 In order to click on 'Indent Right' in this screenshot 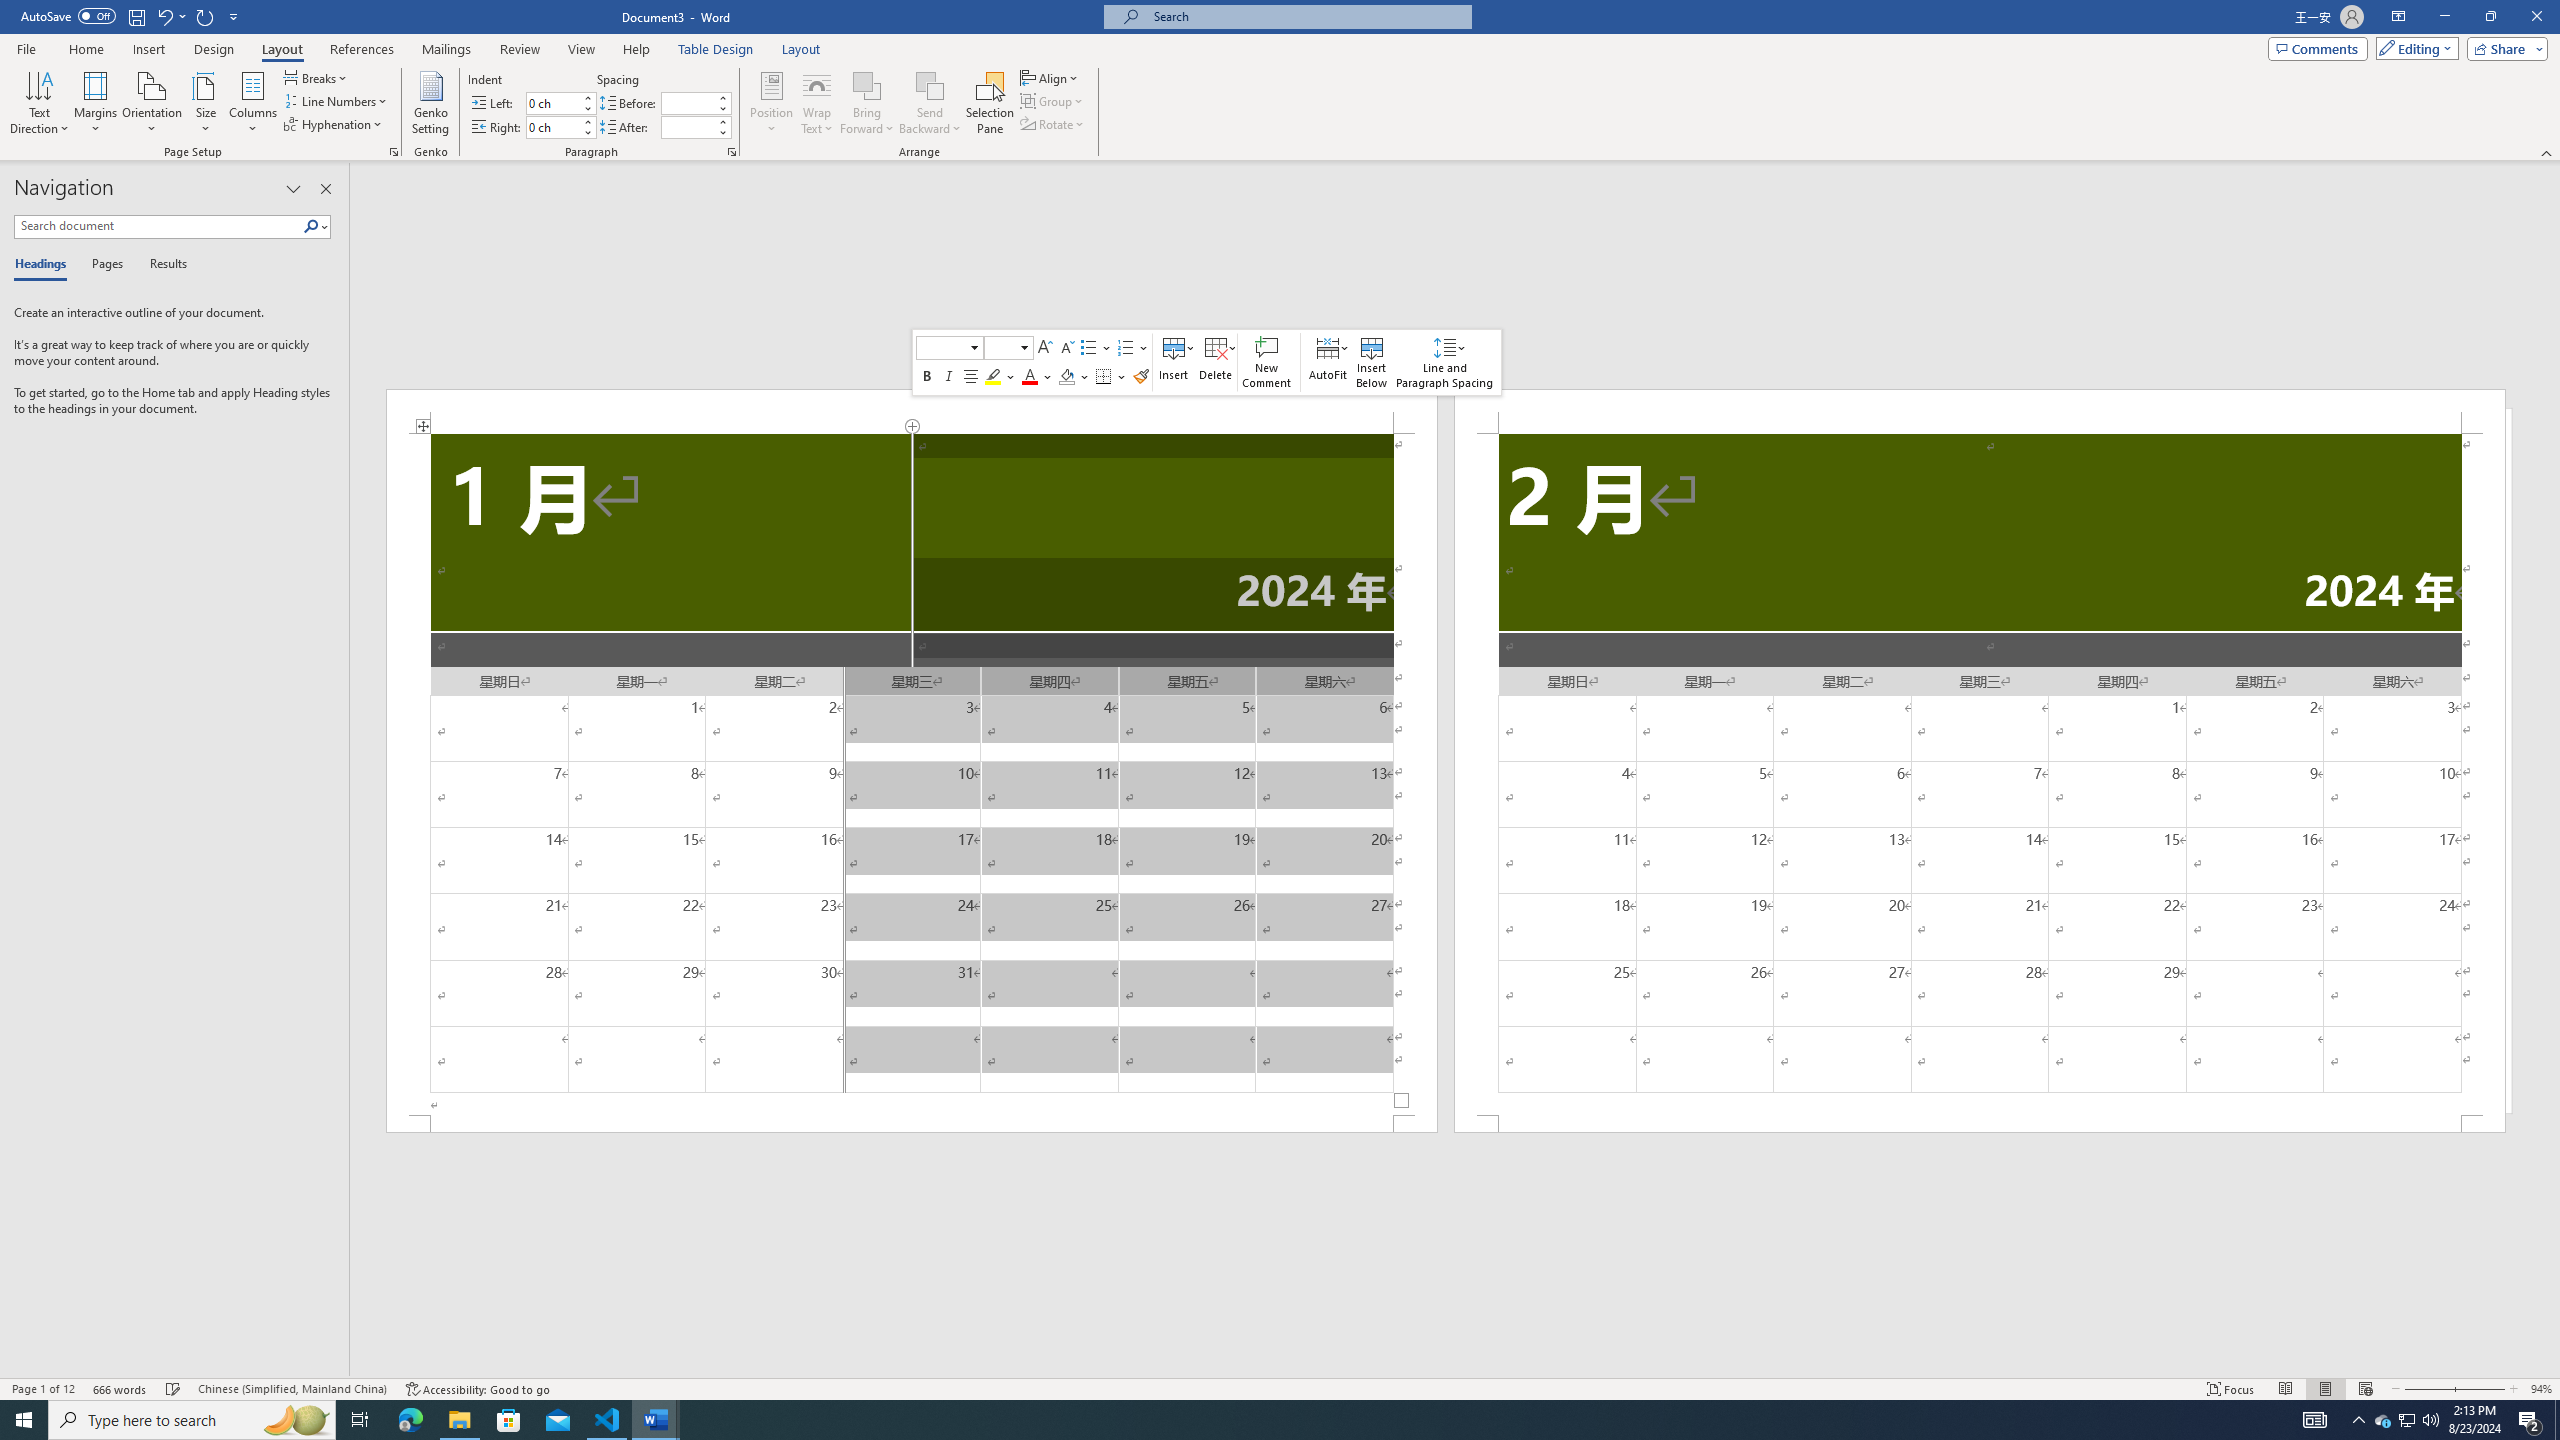, I will do `click(551, 126)`.